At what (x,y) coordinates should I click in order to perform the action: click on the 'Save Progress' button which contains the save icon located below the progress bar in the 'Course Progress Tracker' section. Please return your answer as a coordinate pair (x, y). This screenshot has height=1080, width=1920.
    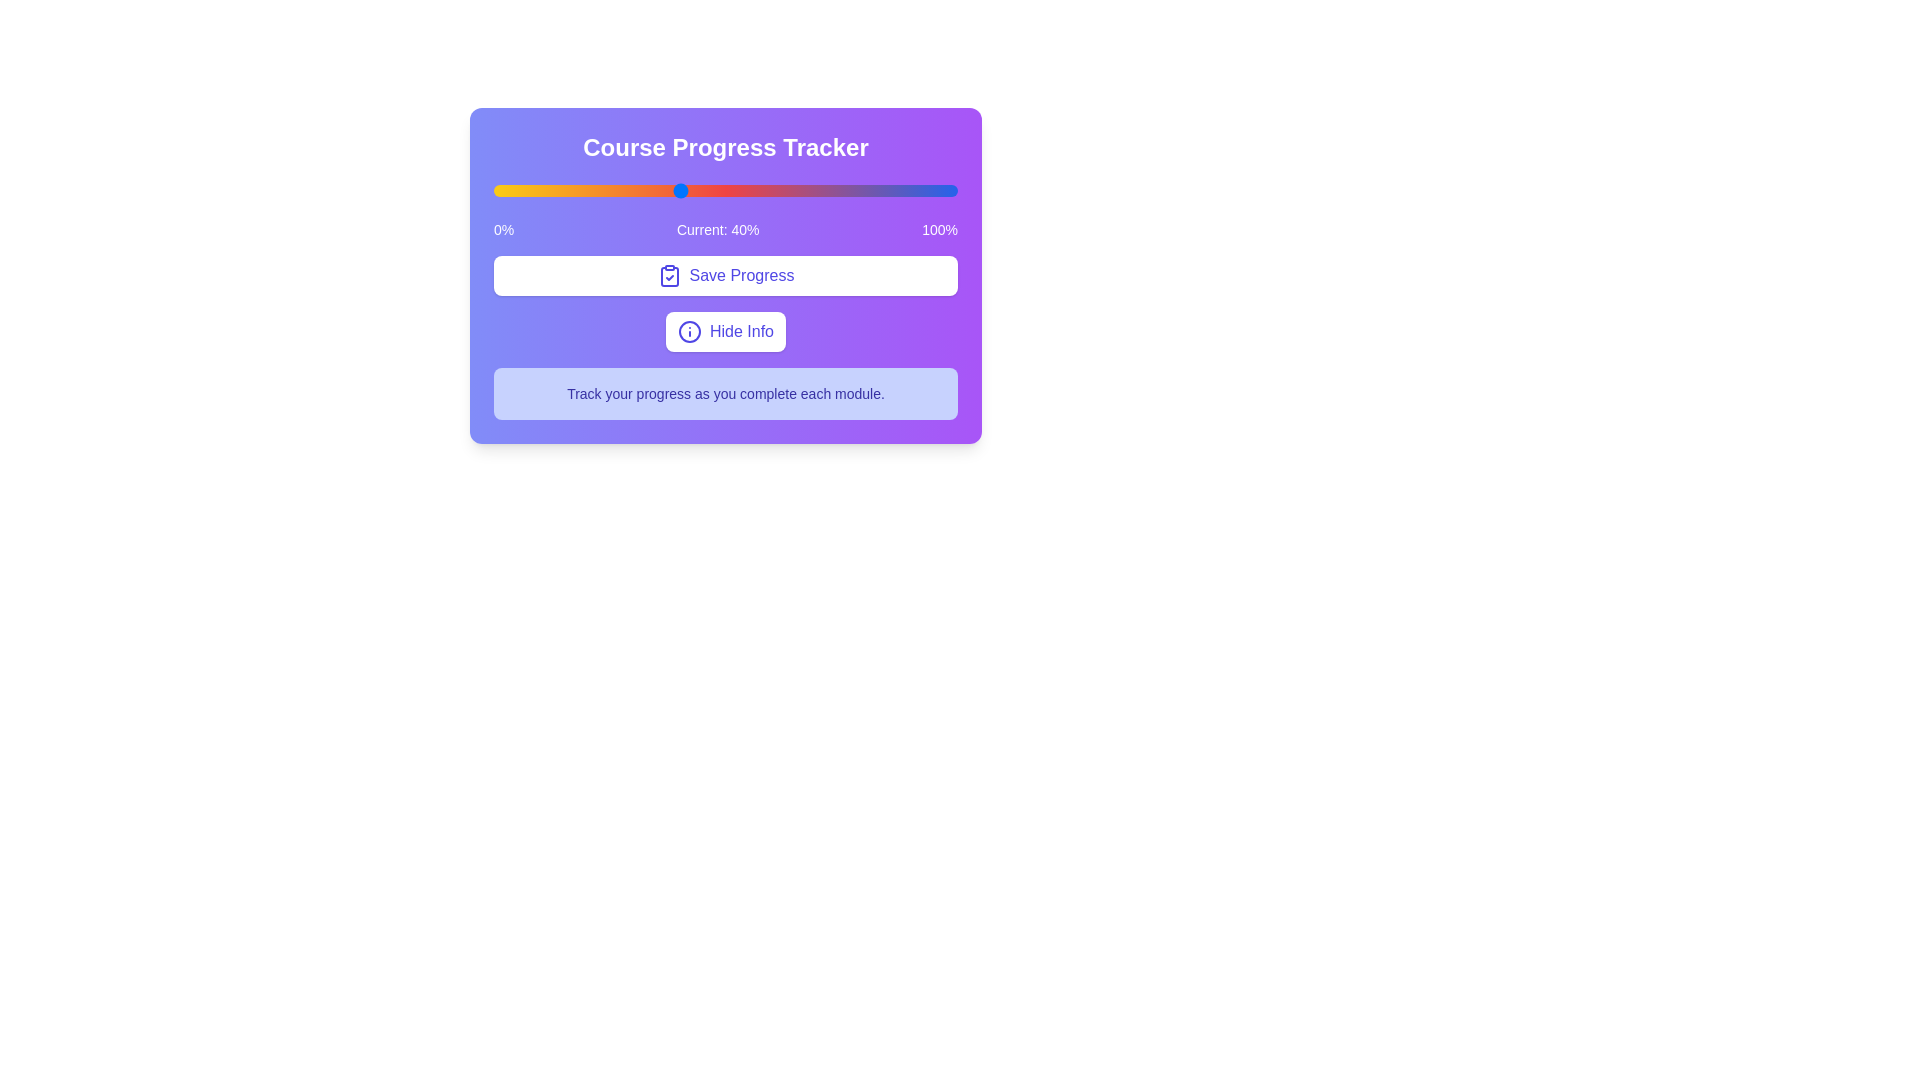
    Looking at the image, I should click on (669, 276).